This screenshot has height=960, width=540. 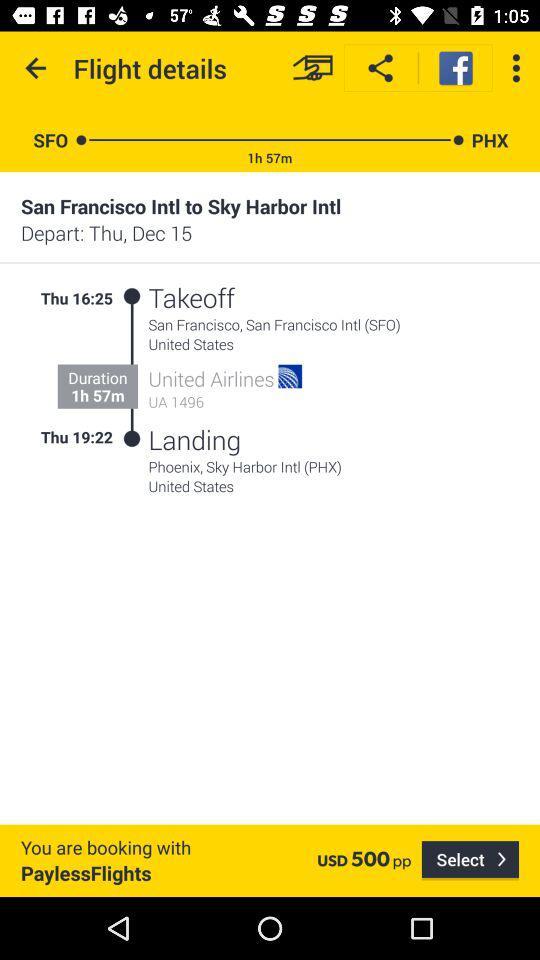 I want to click on the item to the left of takeoff item, so click(x=131, y=295).